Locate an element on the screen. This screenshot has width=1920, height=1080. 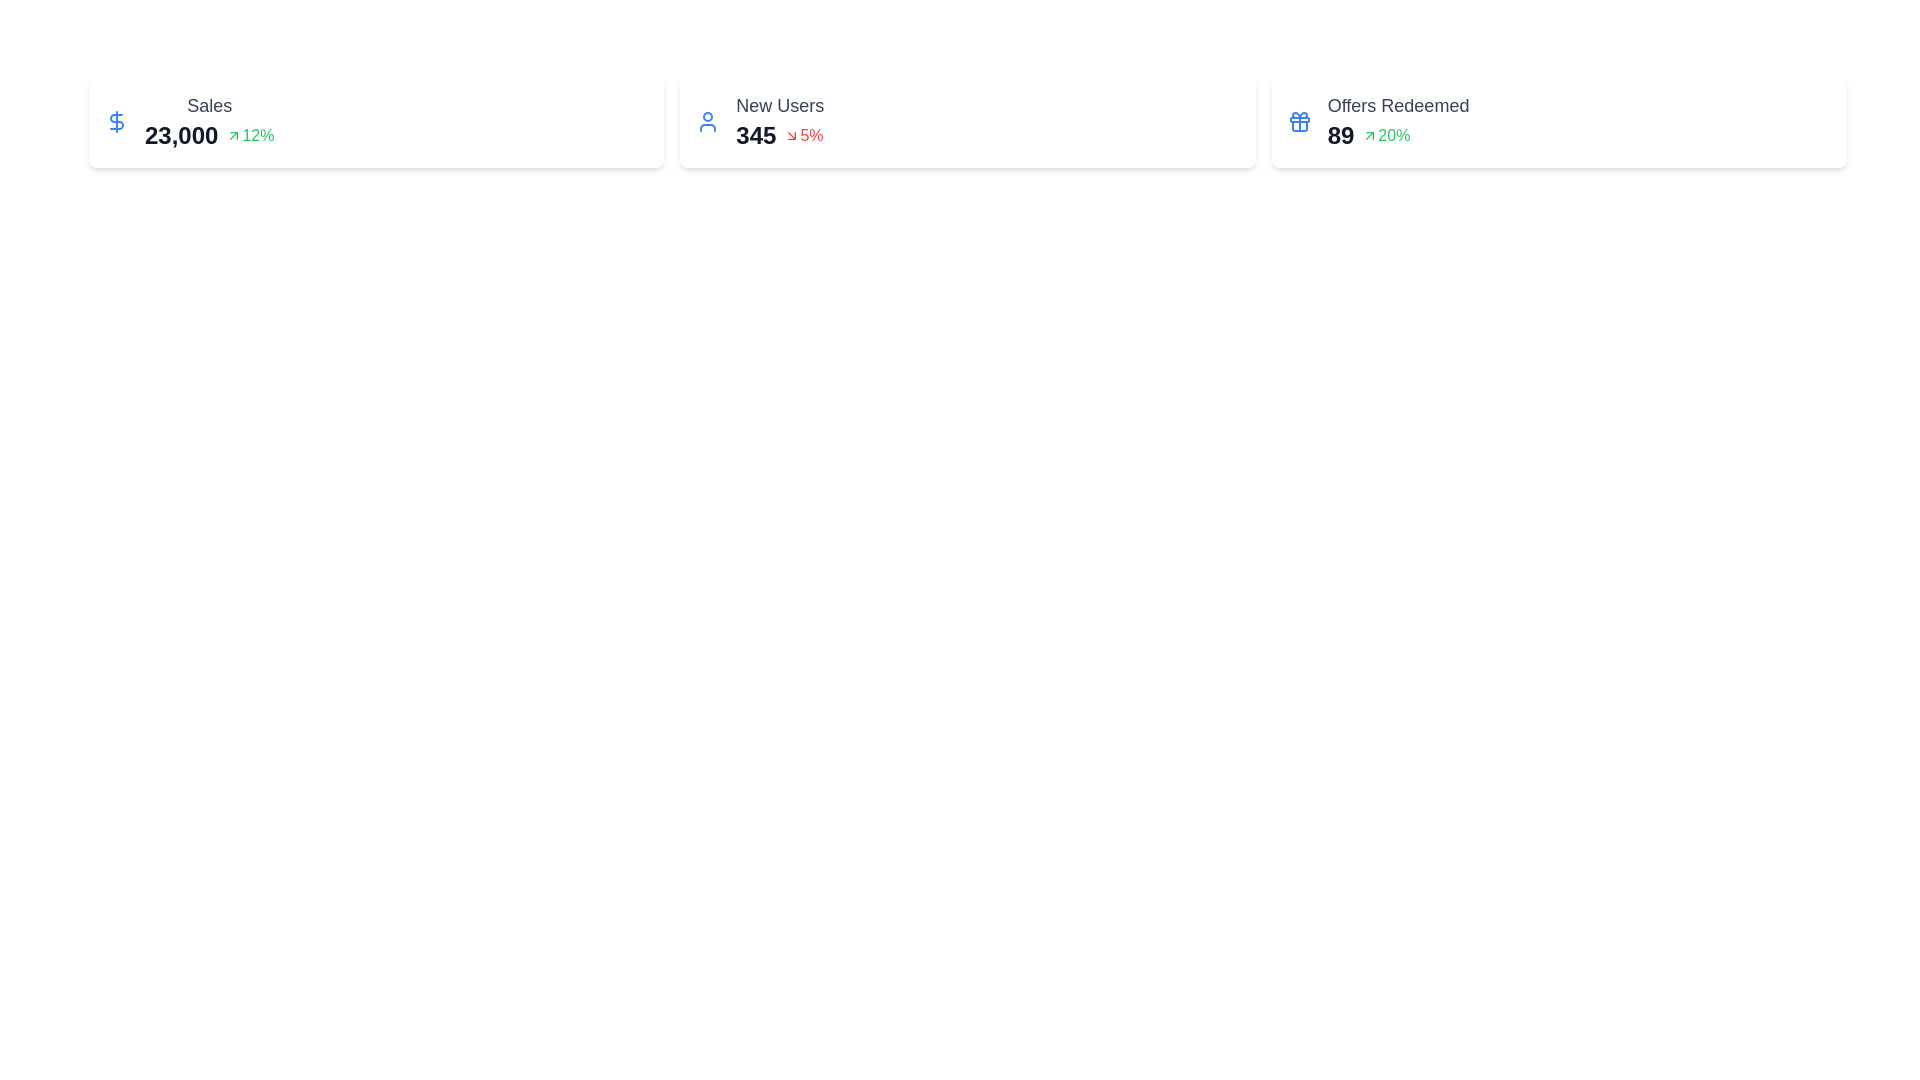
the SVG Rectangle that represents a gift icon within the second card on the right is located at coordinates (1299, 119).